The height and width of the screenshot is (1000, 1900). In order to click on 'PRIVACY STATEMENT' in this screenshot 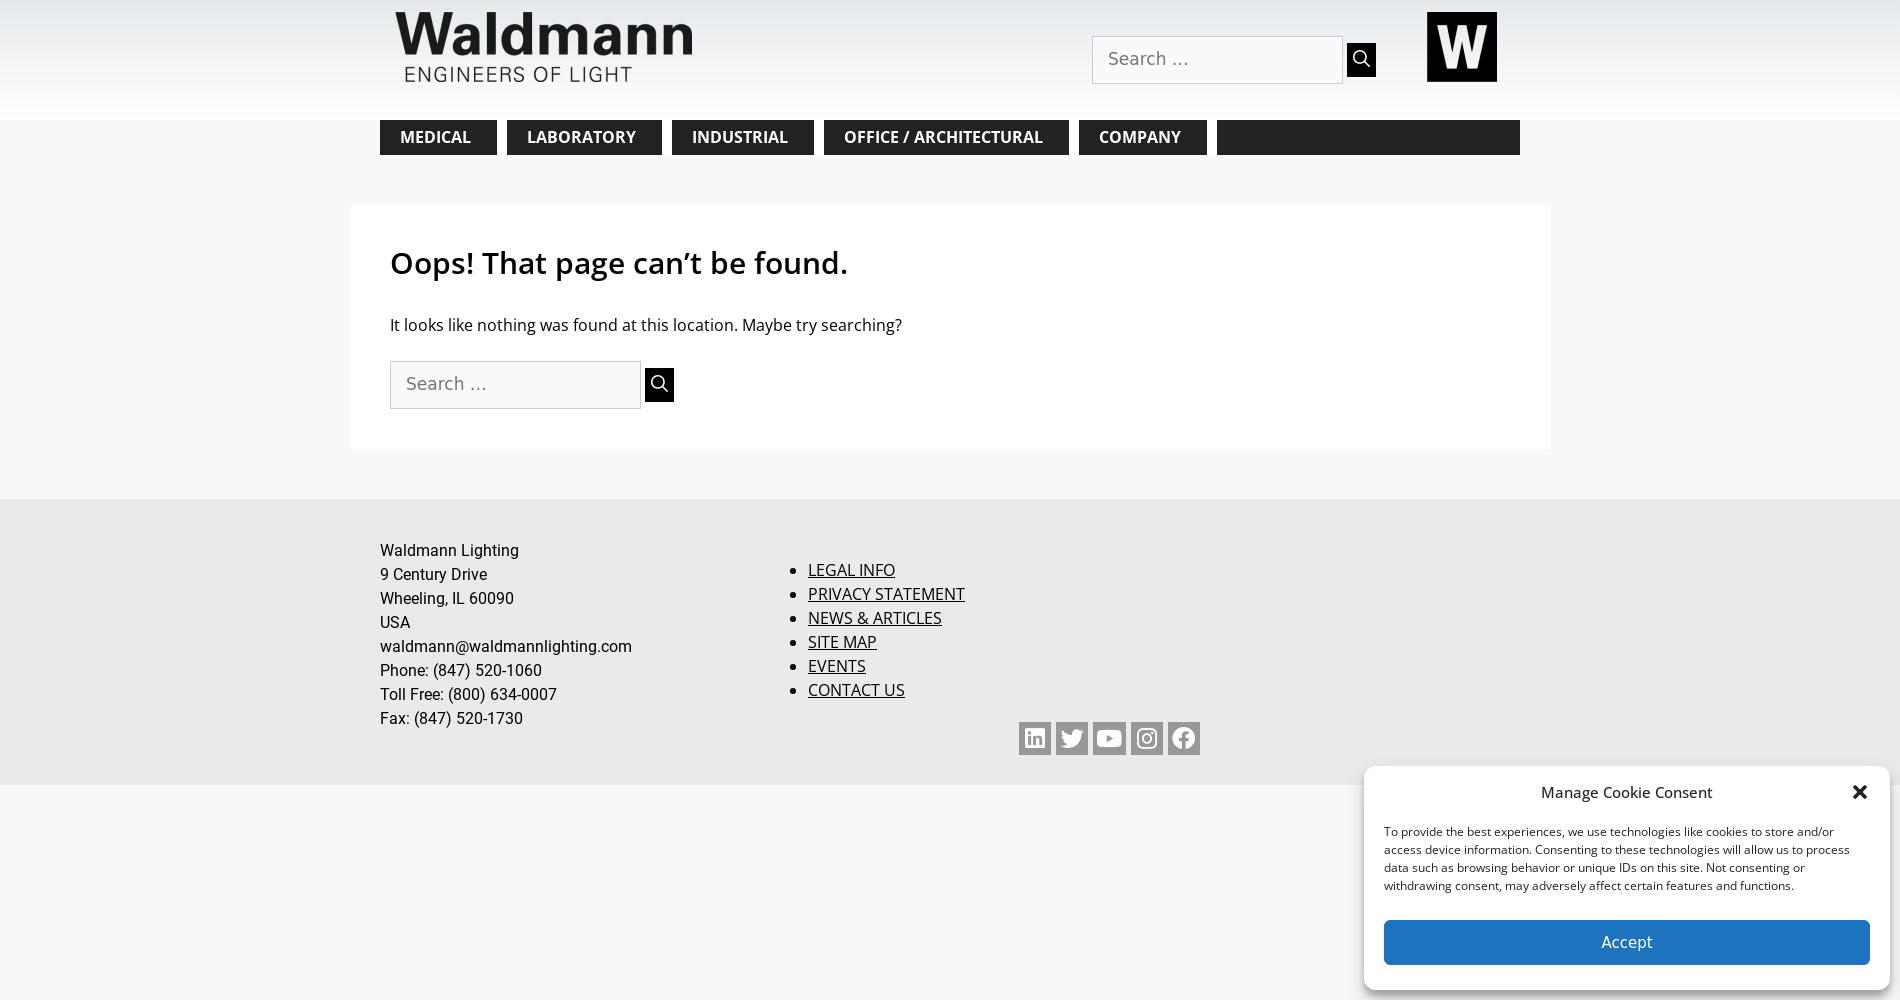, I will do `click(884, 592)`.